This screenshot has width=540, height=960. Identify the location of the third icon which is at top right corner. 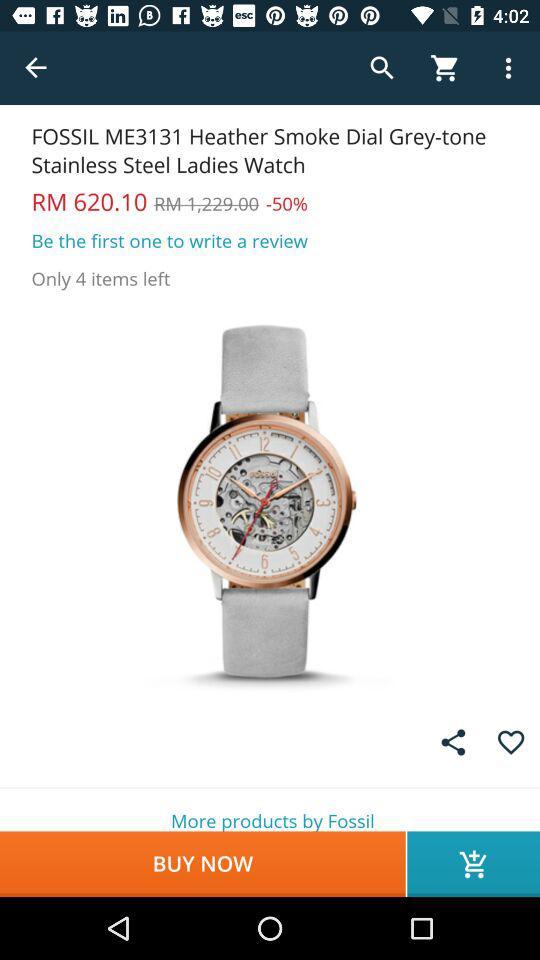
(508, 68).